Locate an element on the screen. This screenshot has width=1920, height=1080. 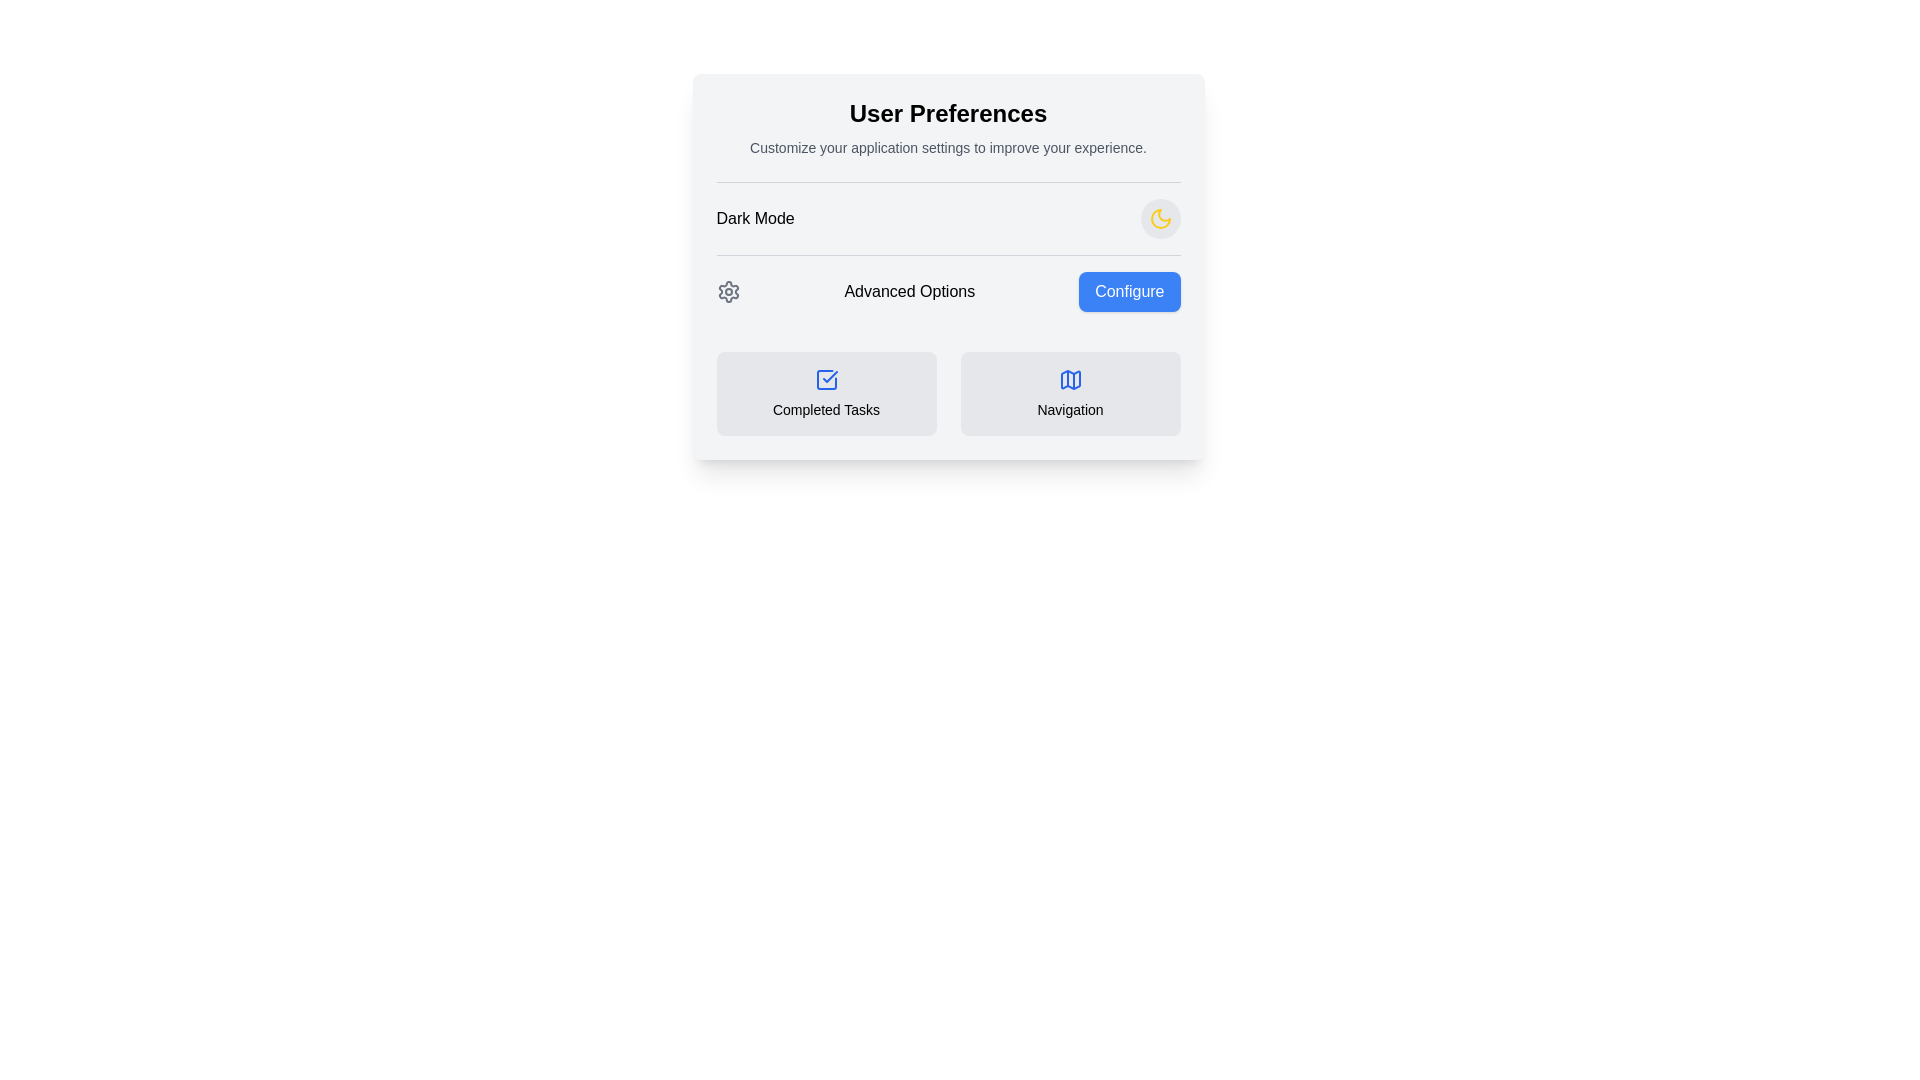
the crescent moon icon representing the 'Dark Mode' feature, which is styled in yellow and located next to the 'Dark Mode' label in the User Preferences section is located at coordinates (1160, 219).